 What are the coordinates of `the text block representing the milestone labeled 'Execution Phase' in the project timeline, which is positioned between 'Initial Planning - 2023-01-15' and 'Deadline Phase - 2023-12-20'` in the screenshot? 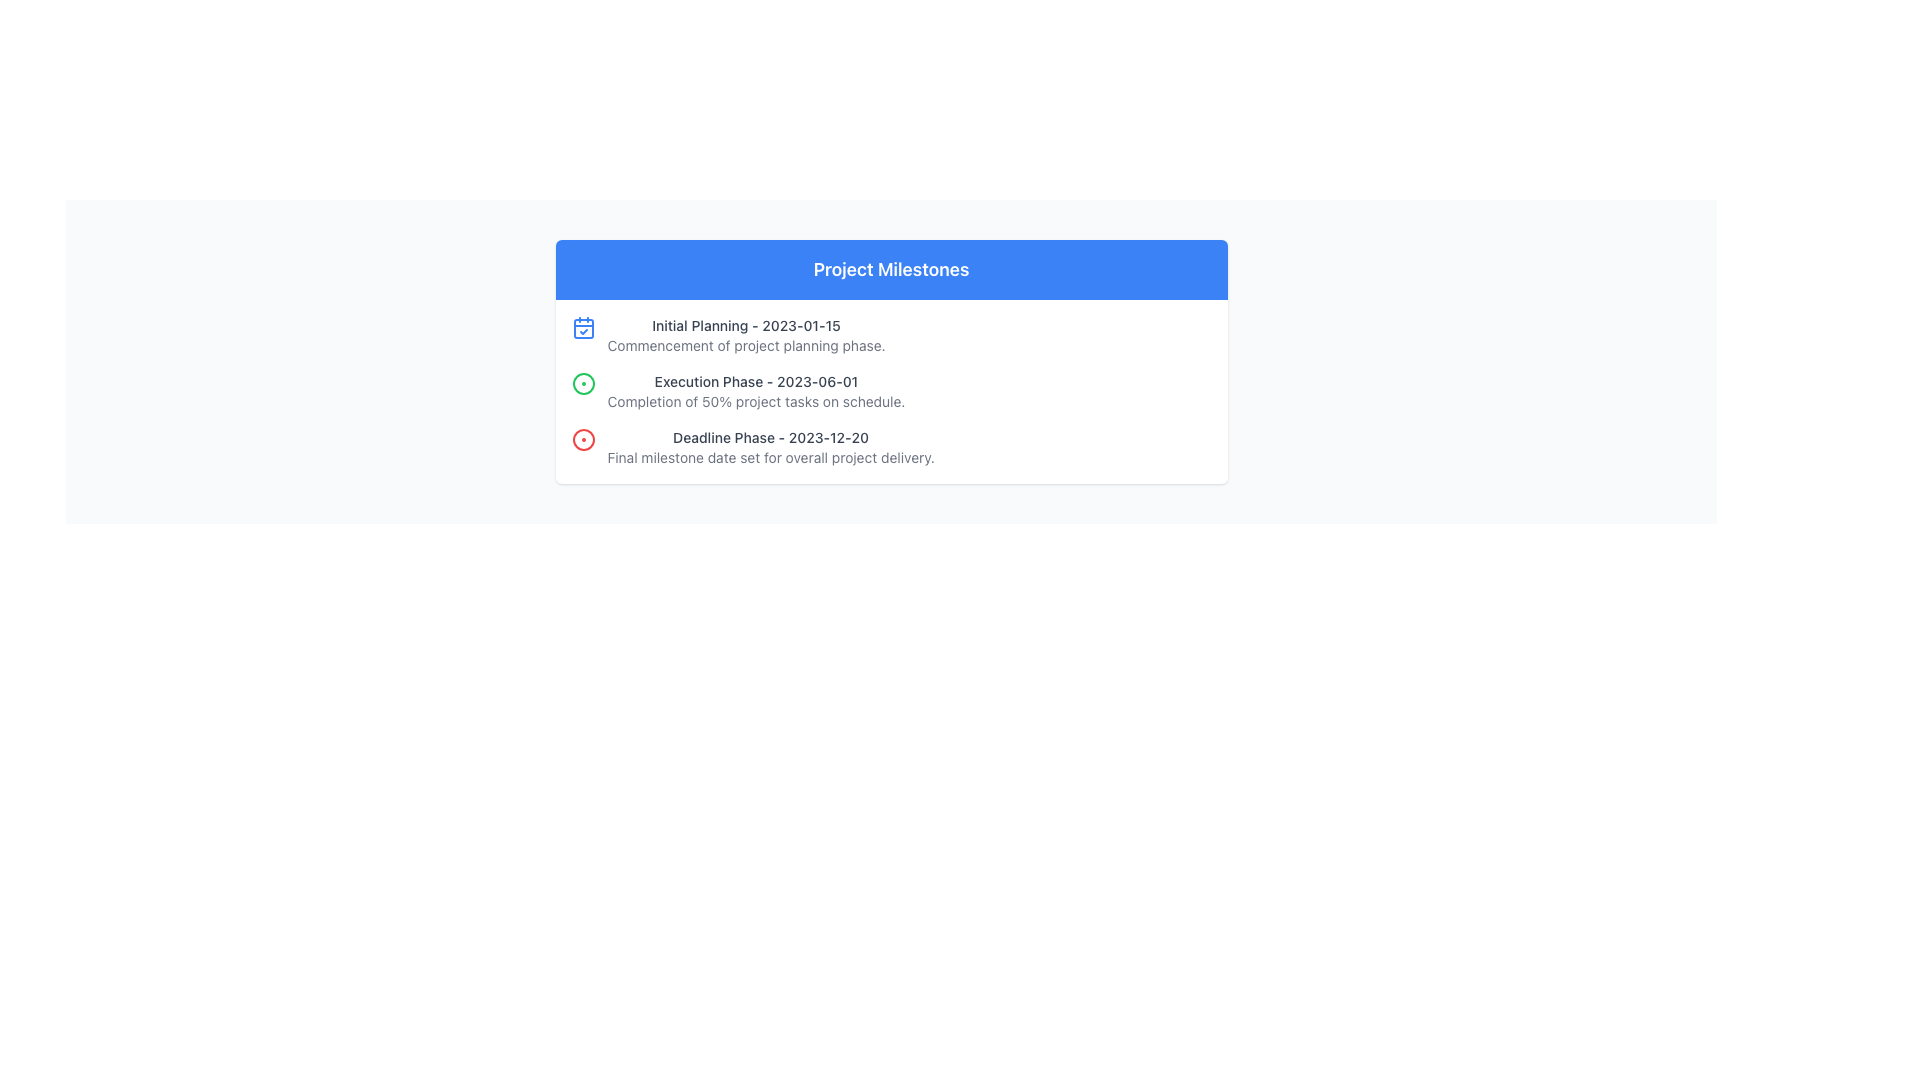 It's located at (755, 392).